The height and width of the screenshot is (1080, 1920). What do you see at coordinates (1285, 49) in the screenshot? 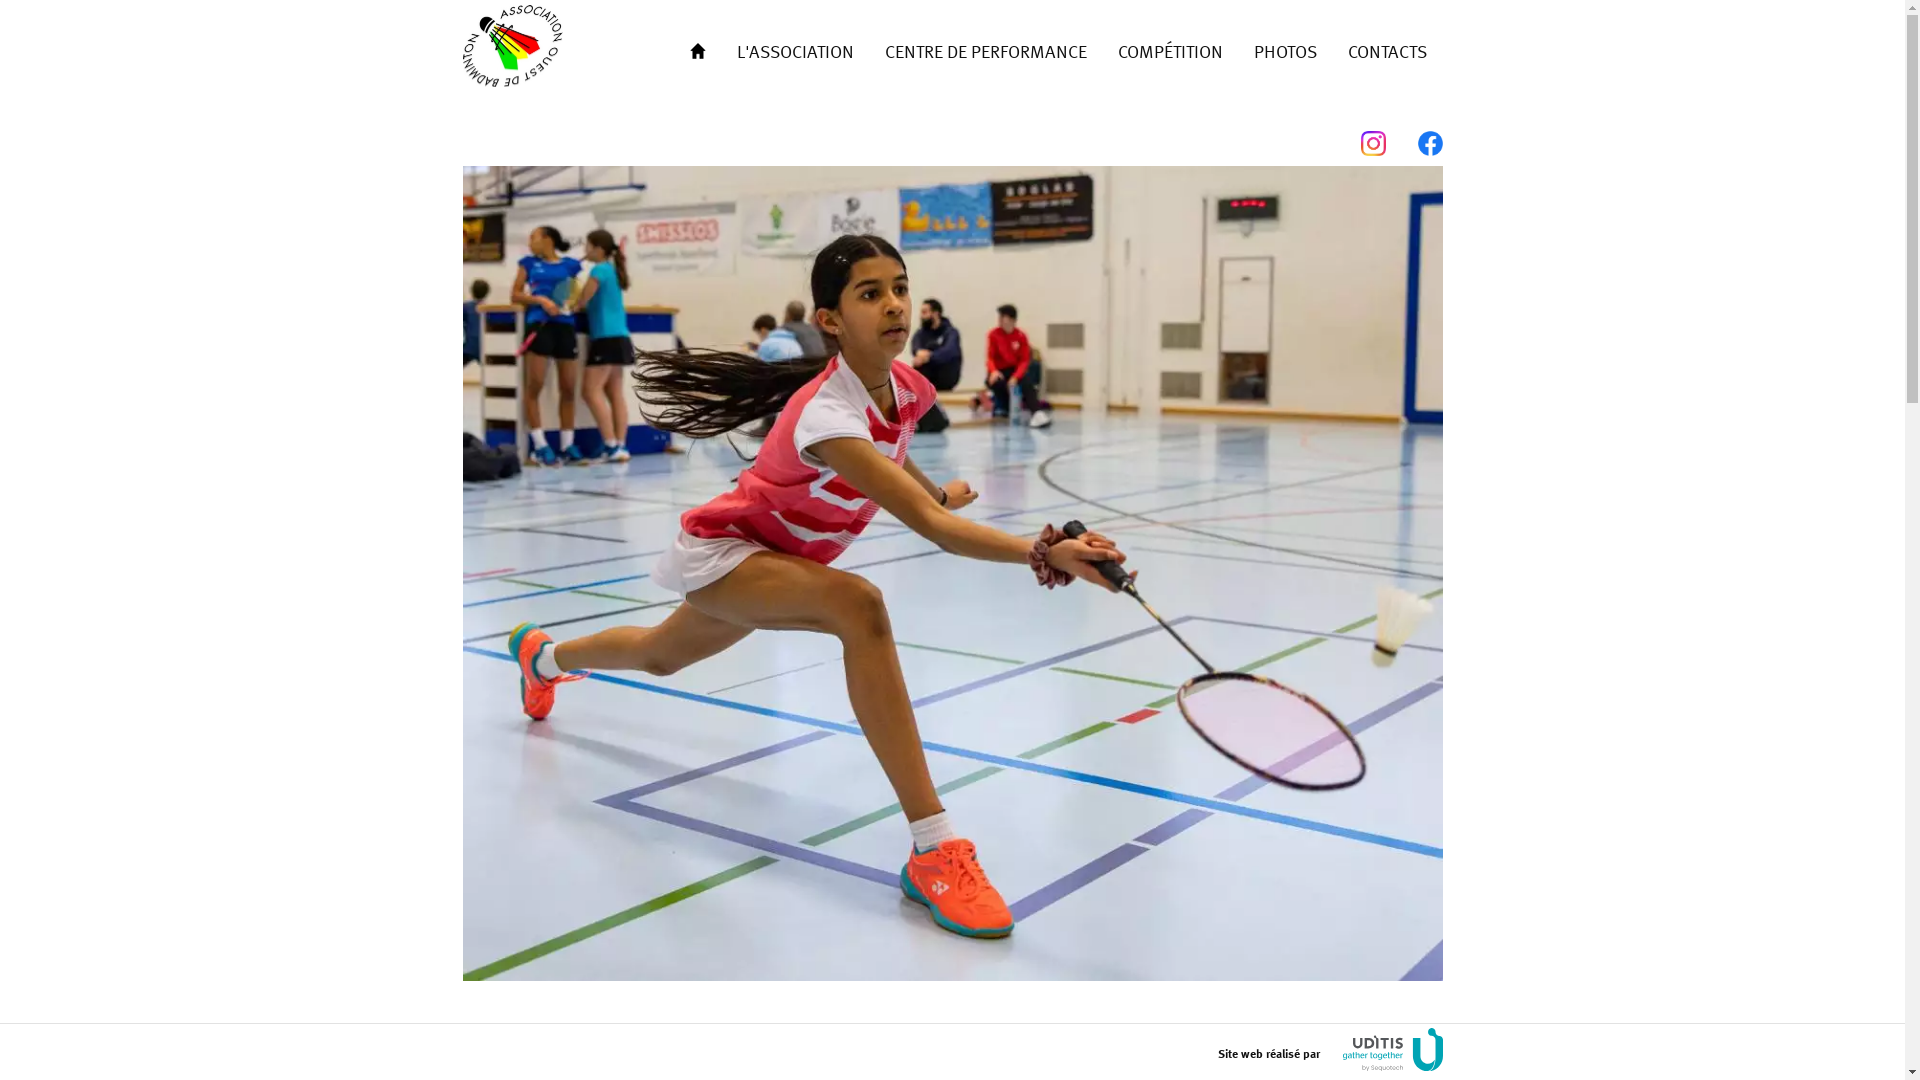
I see `'PHOTOS'` at bounding box center [1285, 49].